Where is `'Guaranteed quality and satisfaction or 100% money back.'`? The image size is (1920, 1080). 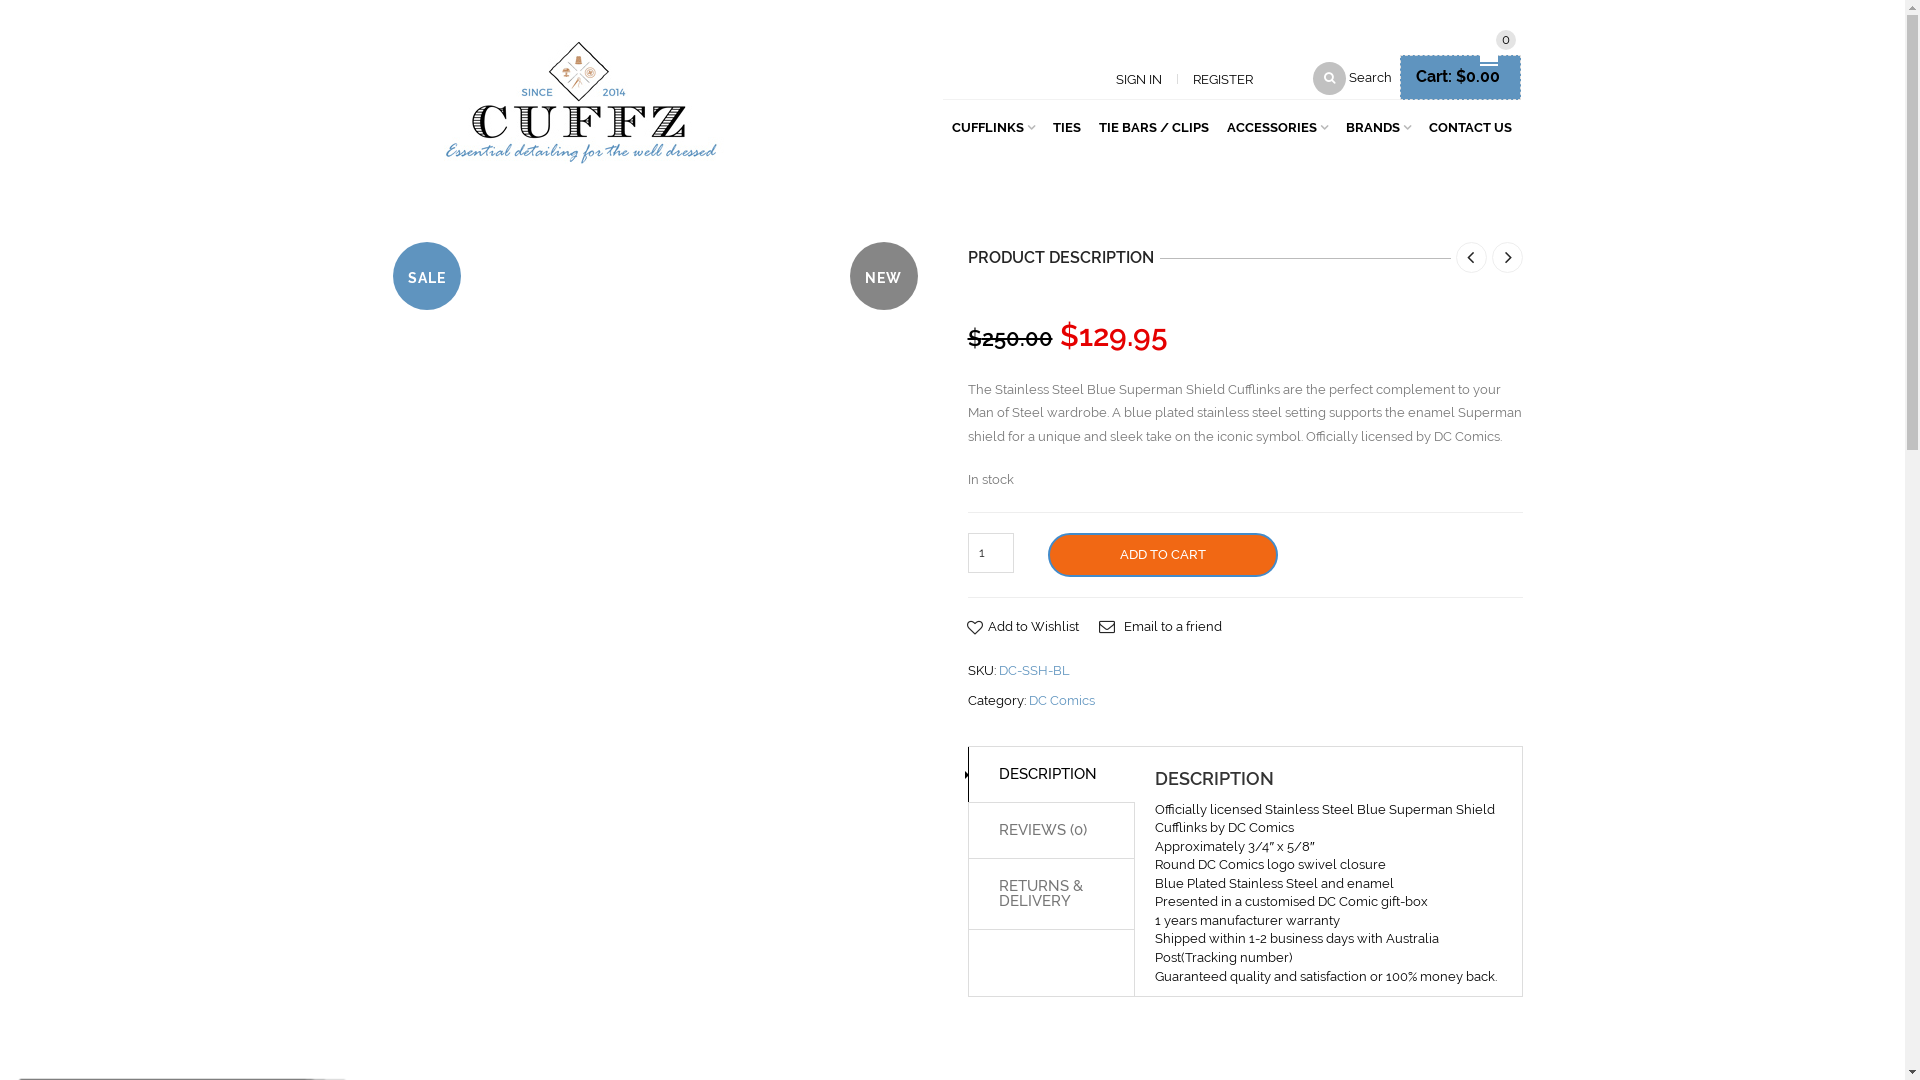 'Guaranteed quality and satisfaction or 100% money back.' is located at coordinates (1325, 975).